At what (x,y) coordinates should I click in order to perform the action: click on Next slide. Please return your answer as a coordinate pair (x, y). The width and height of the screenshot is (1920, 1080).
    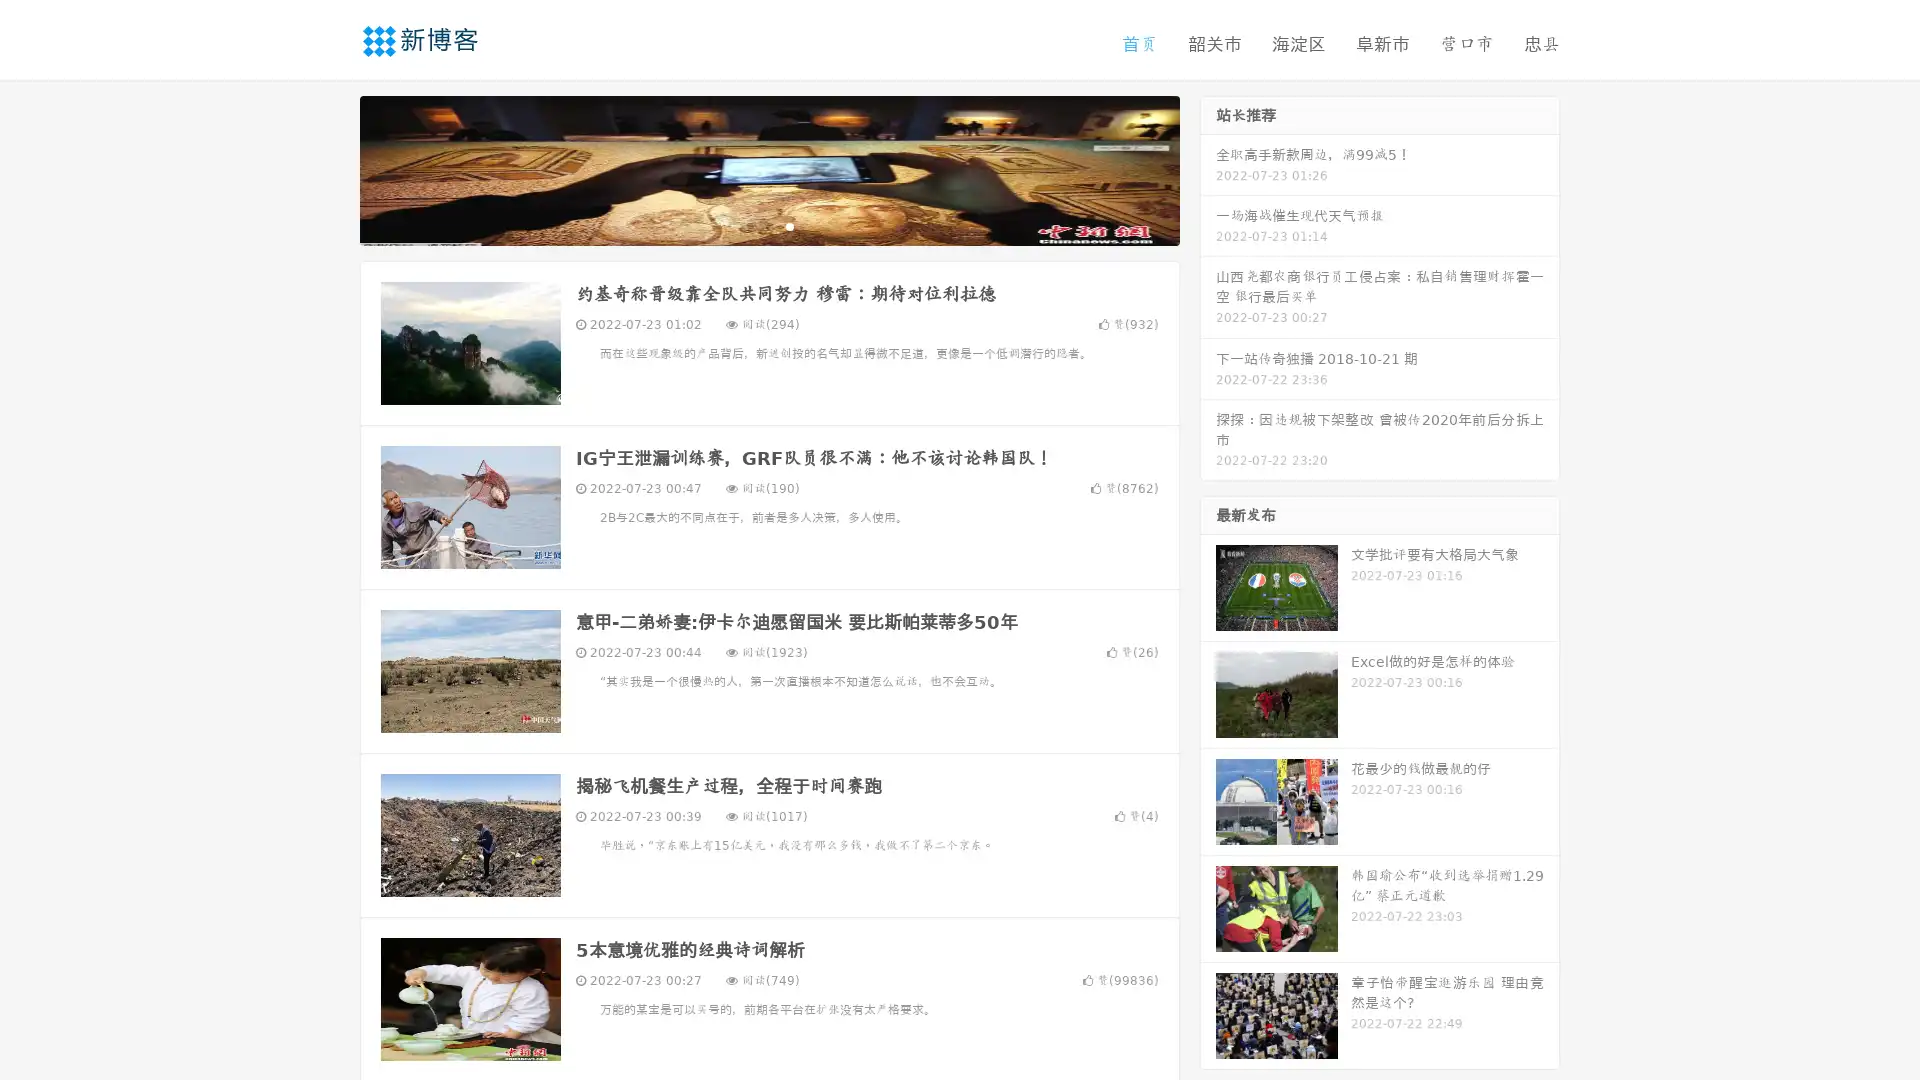
    Looking at the image, I should click on (1208, 168).